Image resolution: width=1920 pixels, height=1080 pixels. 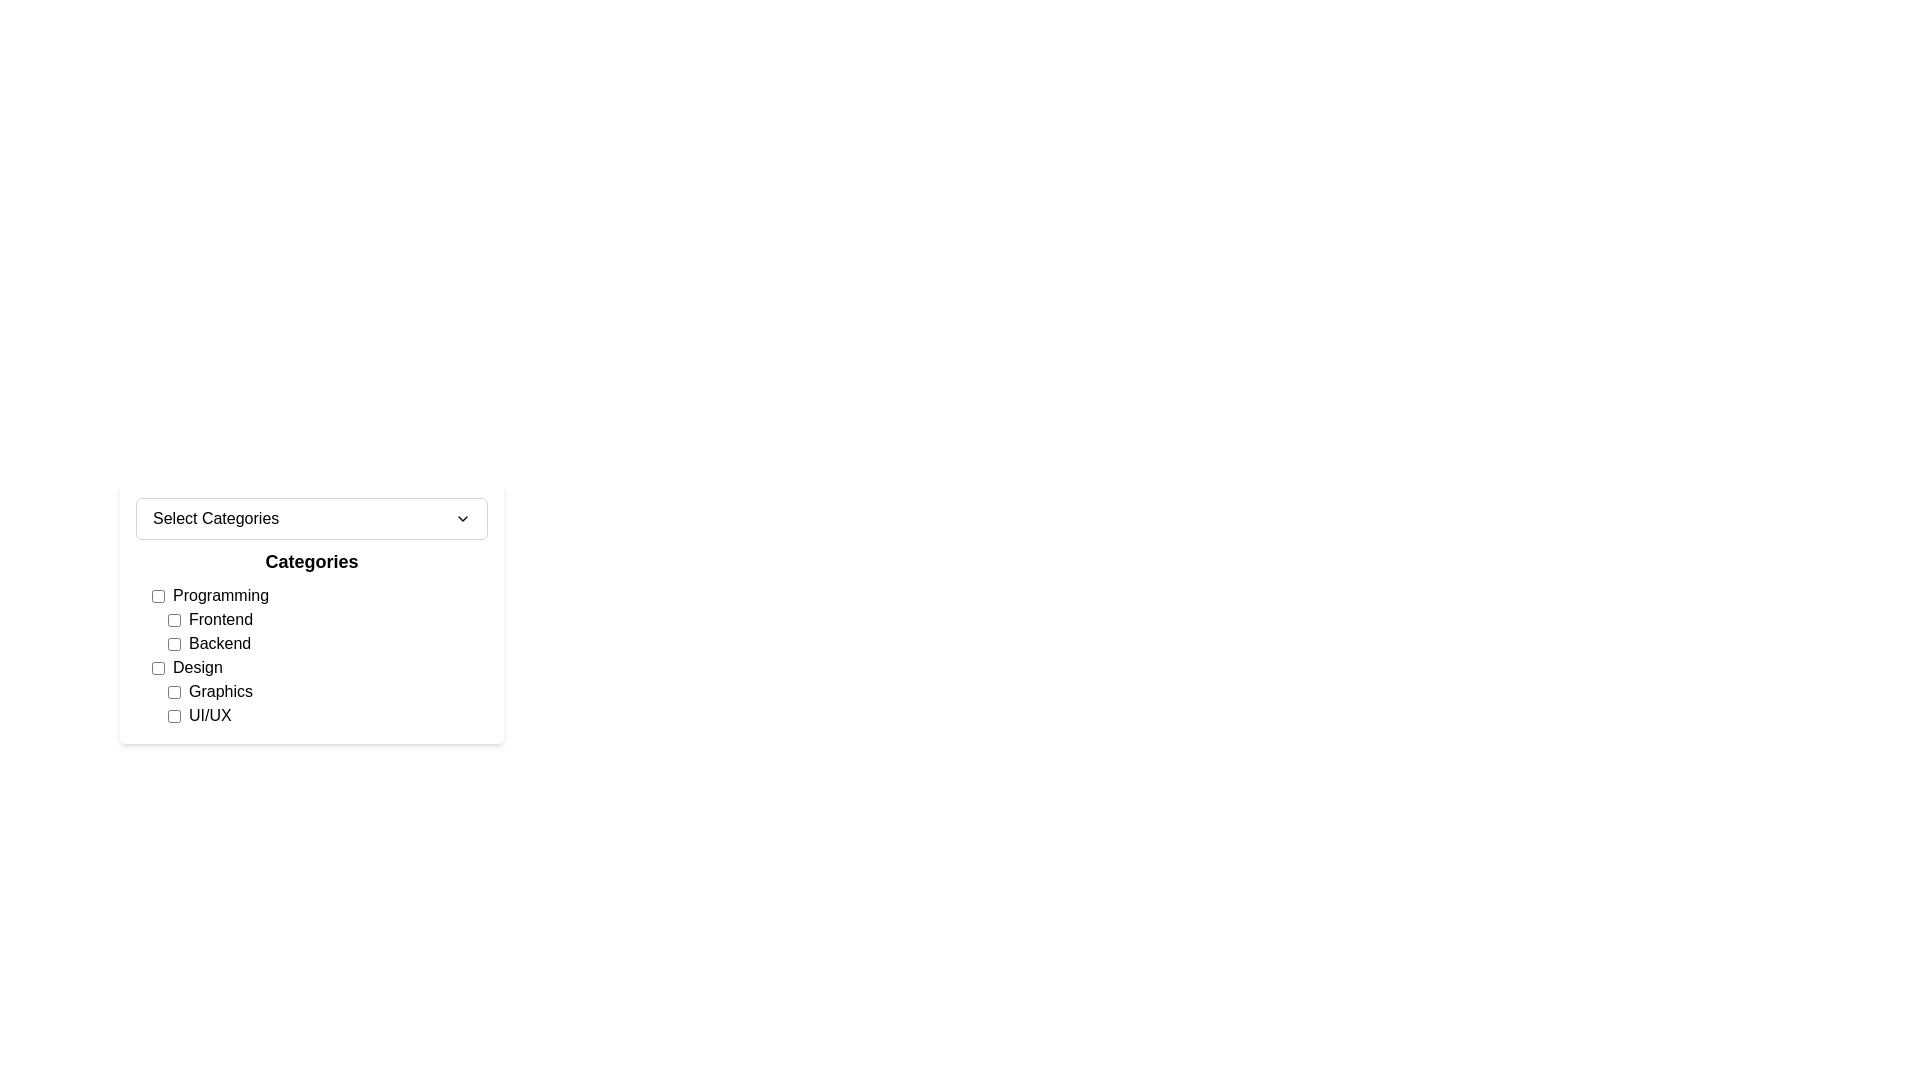 I want to click on the checkbox for the 'Frontend' category, which is positioned, so click(x=174, y=619).